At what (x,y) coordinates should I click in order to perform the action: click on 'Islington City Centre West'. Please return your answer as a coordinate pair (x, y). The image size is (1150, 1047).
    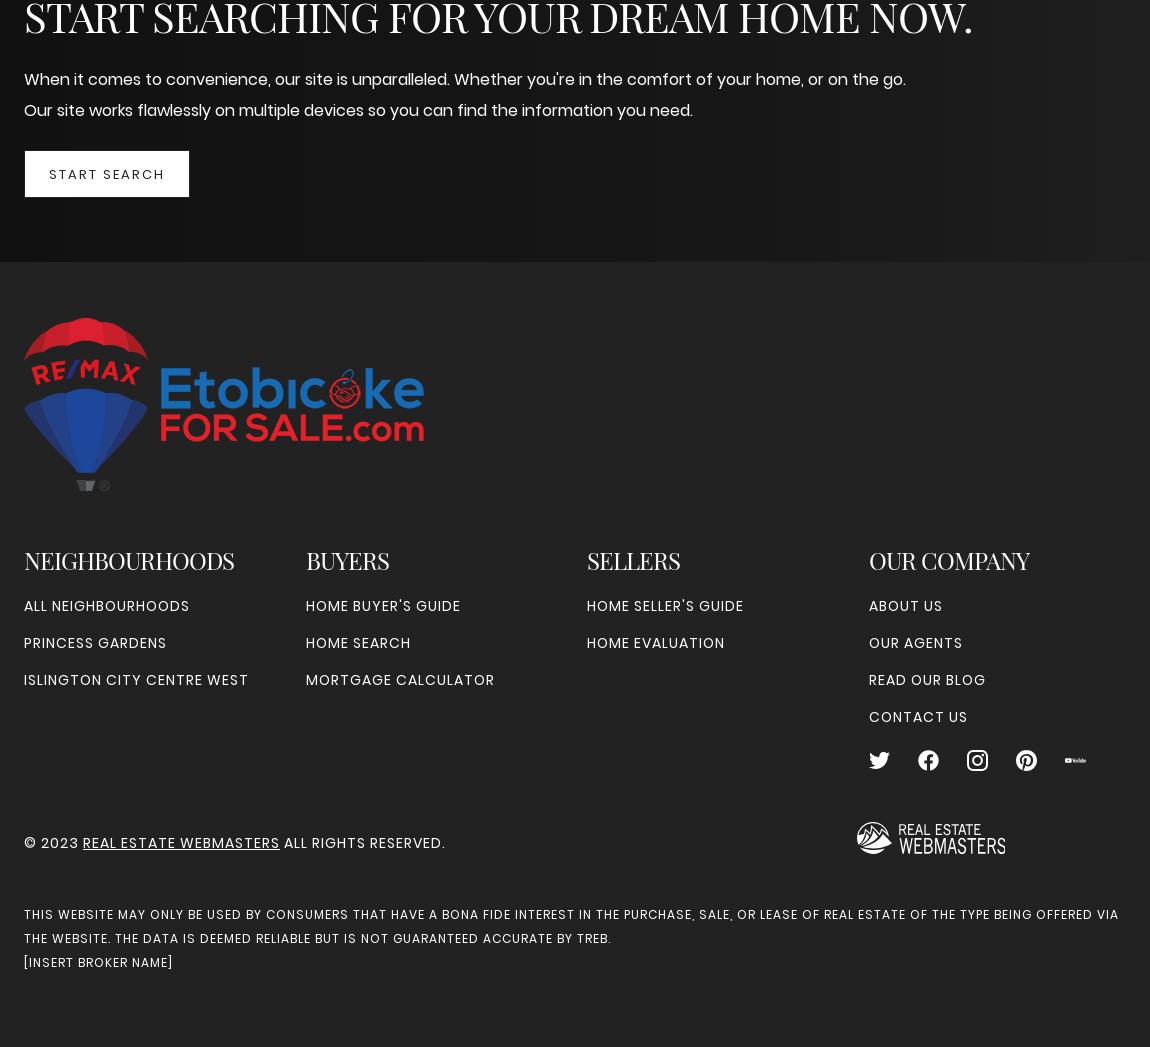
    Looking at the image, I should click on (135, 679).